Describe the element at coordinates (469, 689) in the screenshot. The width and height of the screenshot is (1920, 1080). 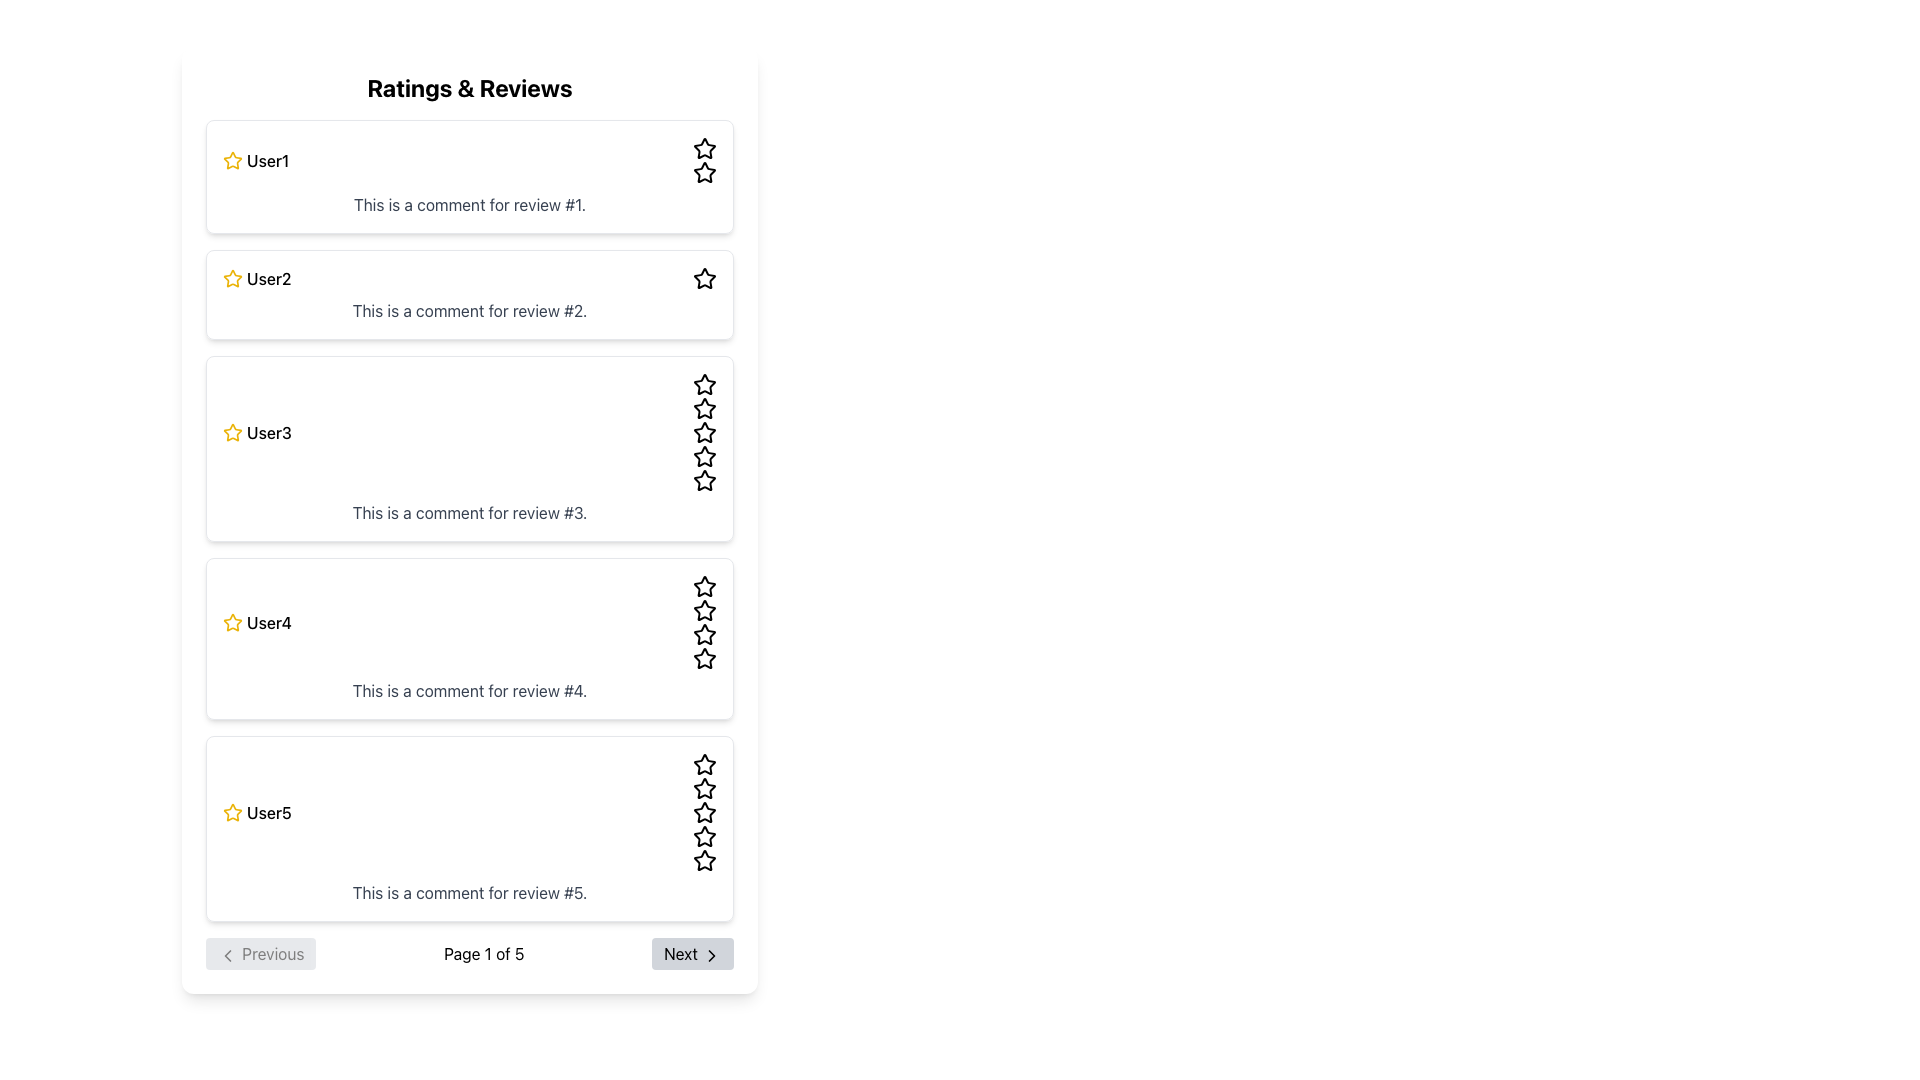
I see `the comment text 'This is a comment for review #4.' located below 'User4' in the fourth review section` at that location.